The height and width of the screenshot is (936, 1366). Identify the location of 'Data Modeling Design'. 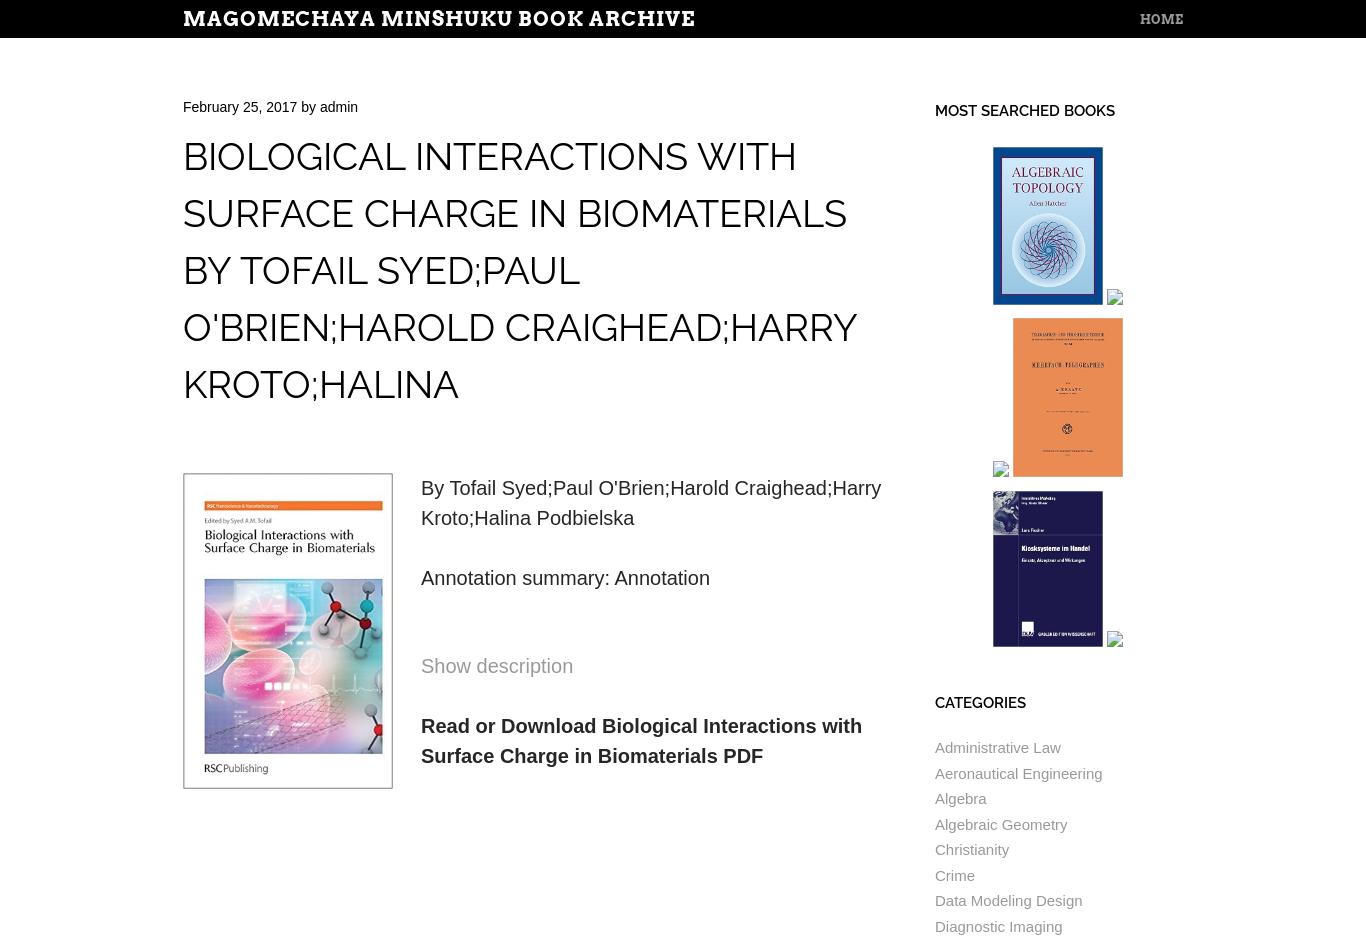
(1008, 900).